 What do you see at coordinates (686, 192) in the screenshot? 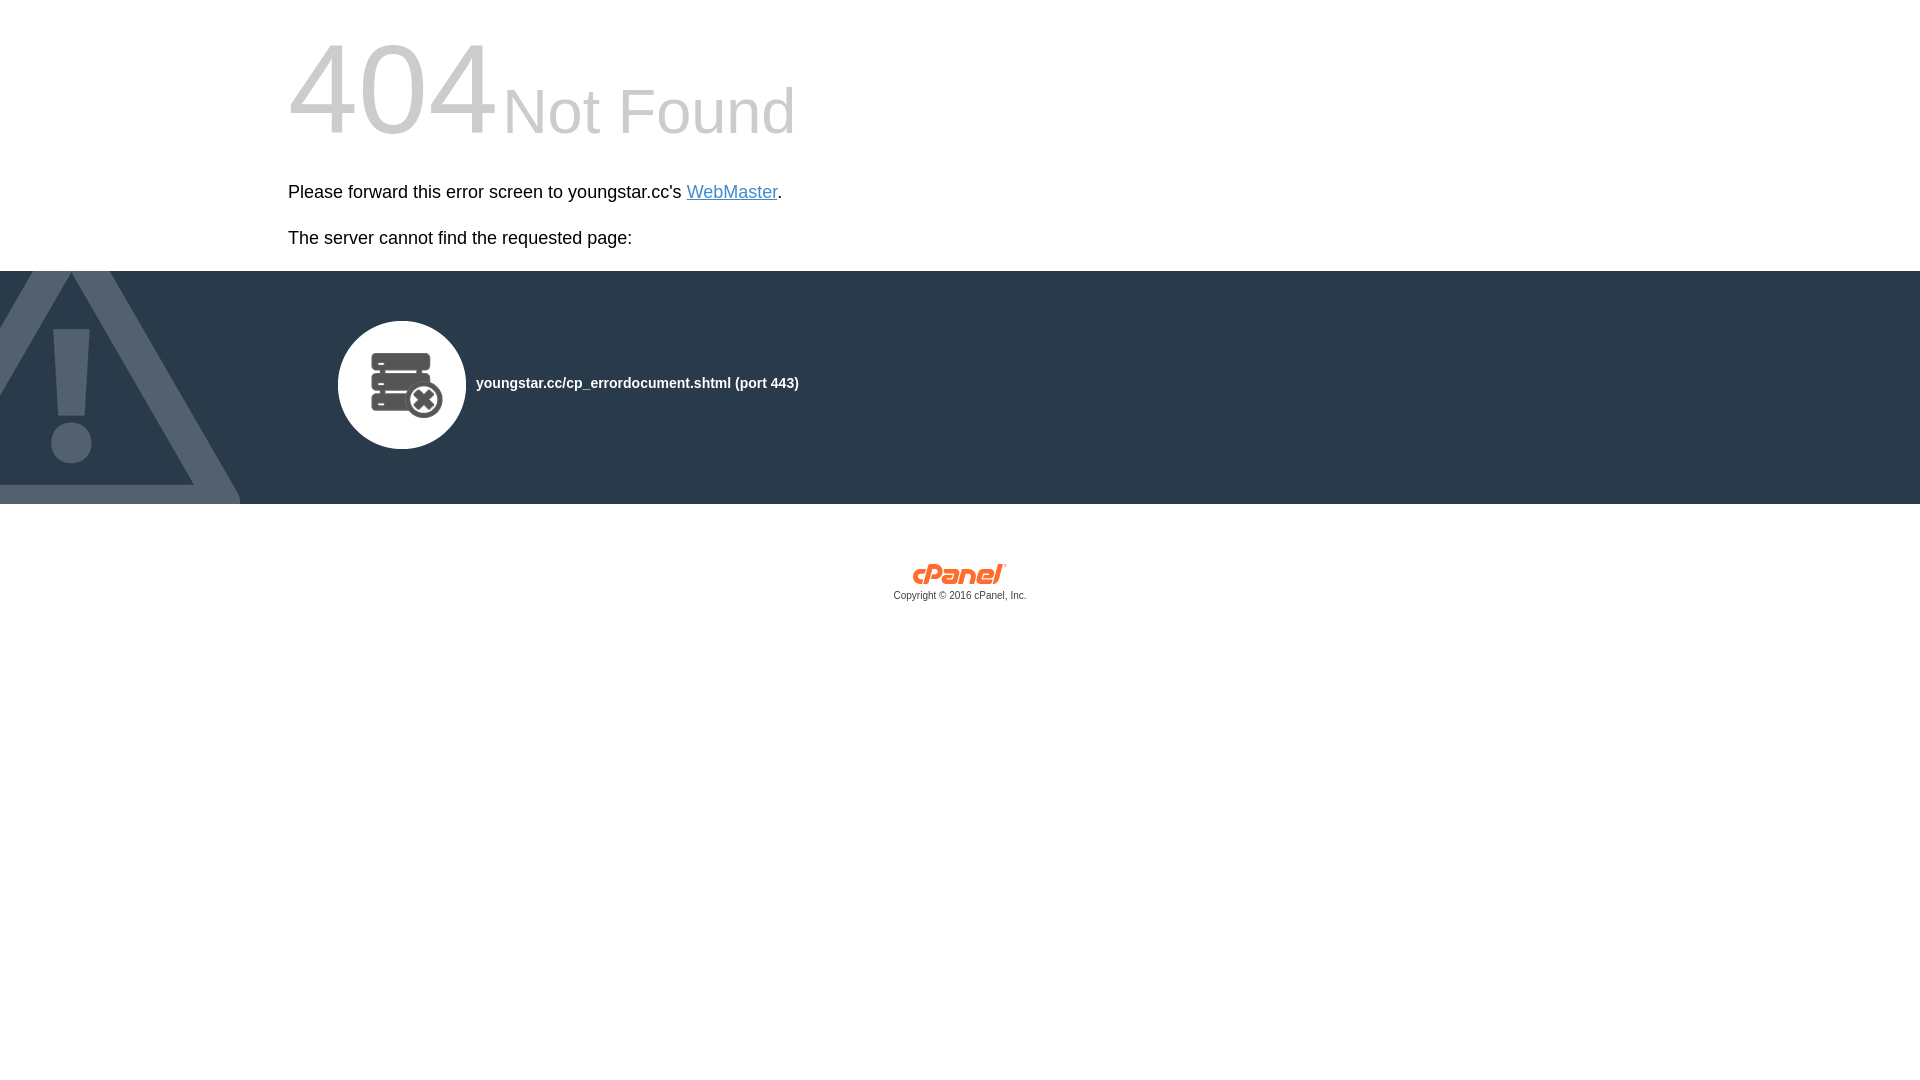
I see `'WebMaster'` at bounding box center [686, 192].